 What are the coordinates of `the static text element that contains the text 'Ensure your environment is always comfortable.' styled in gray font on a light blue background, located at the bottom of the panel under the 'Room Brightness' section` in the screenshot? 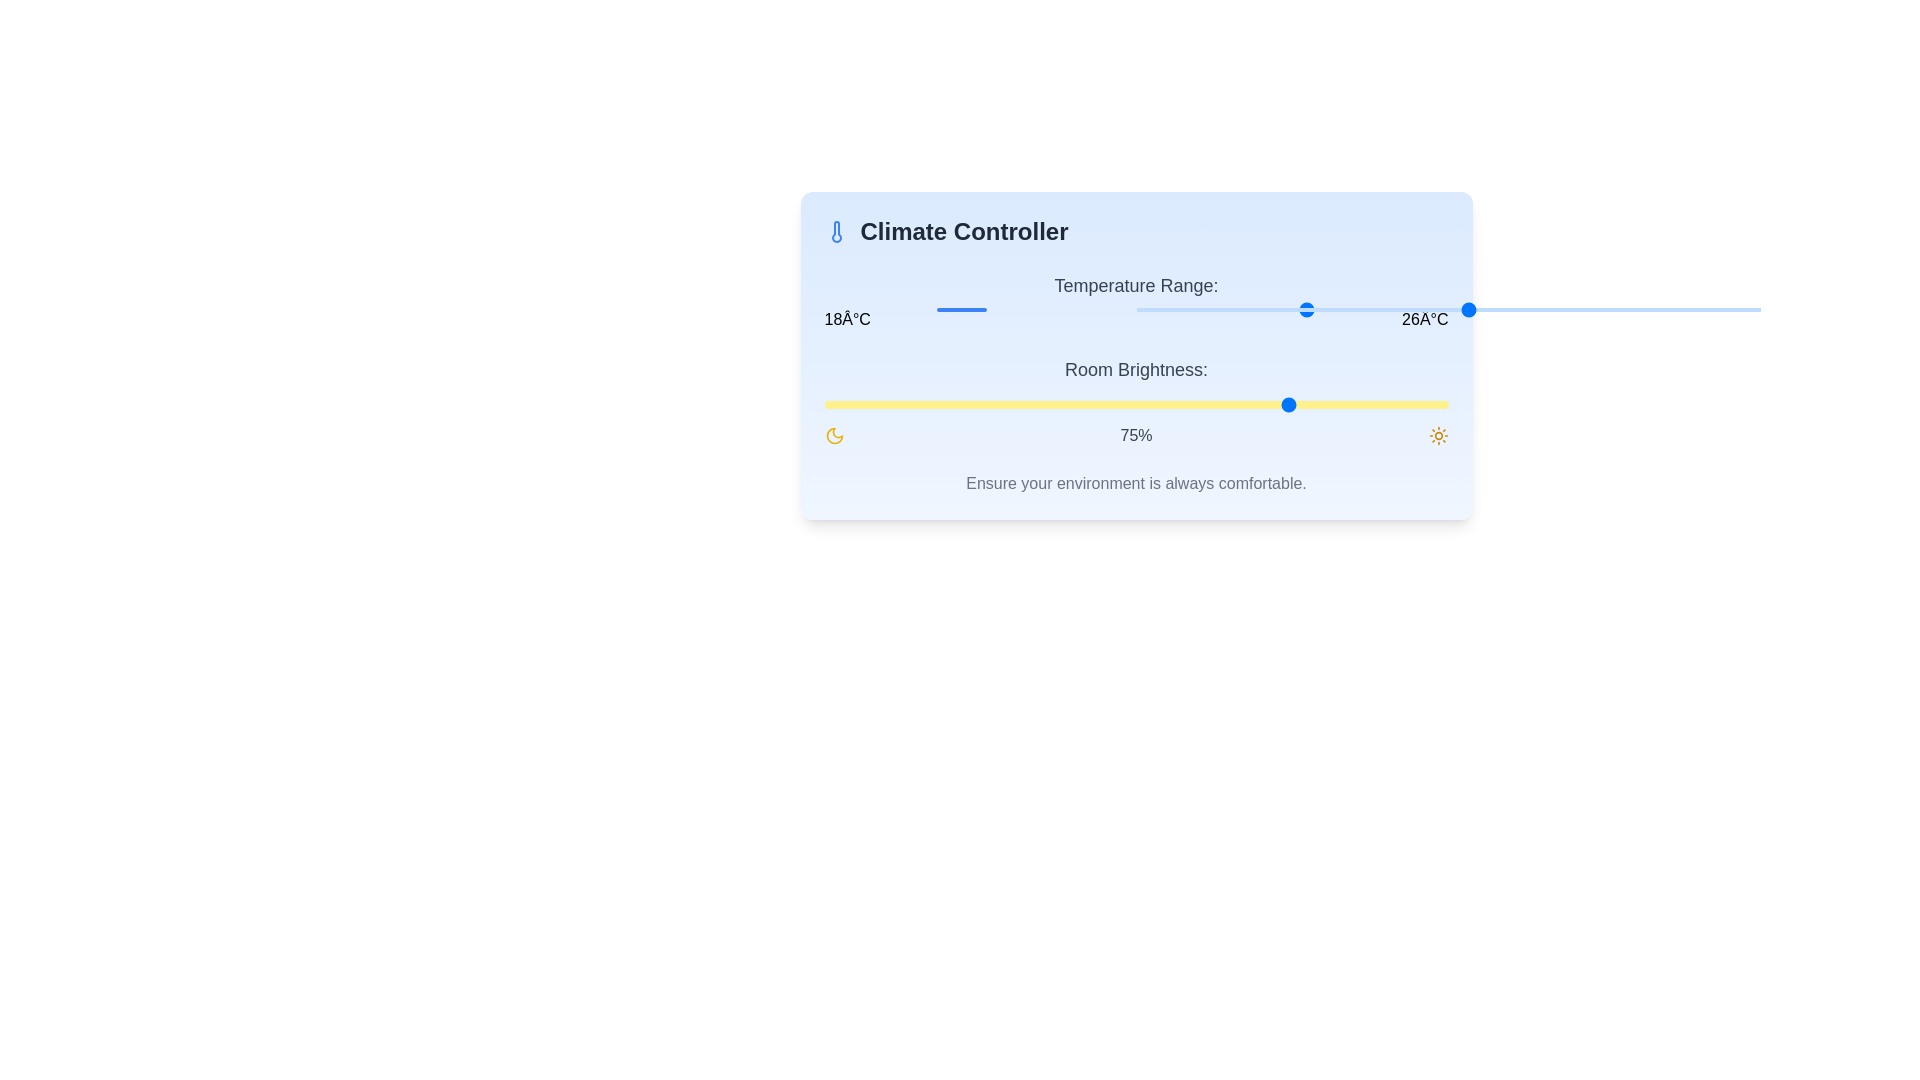 It's located at (1136, 483).